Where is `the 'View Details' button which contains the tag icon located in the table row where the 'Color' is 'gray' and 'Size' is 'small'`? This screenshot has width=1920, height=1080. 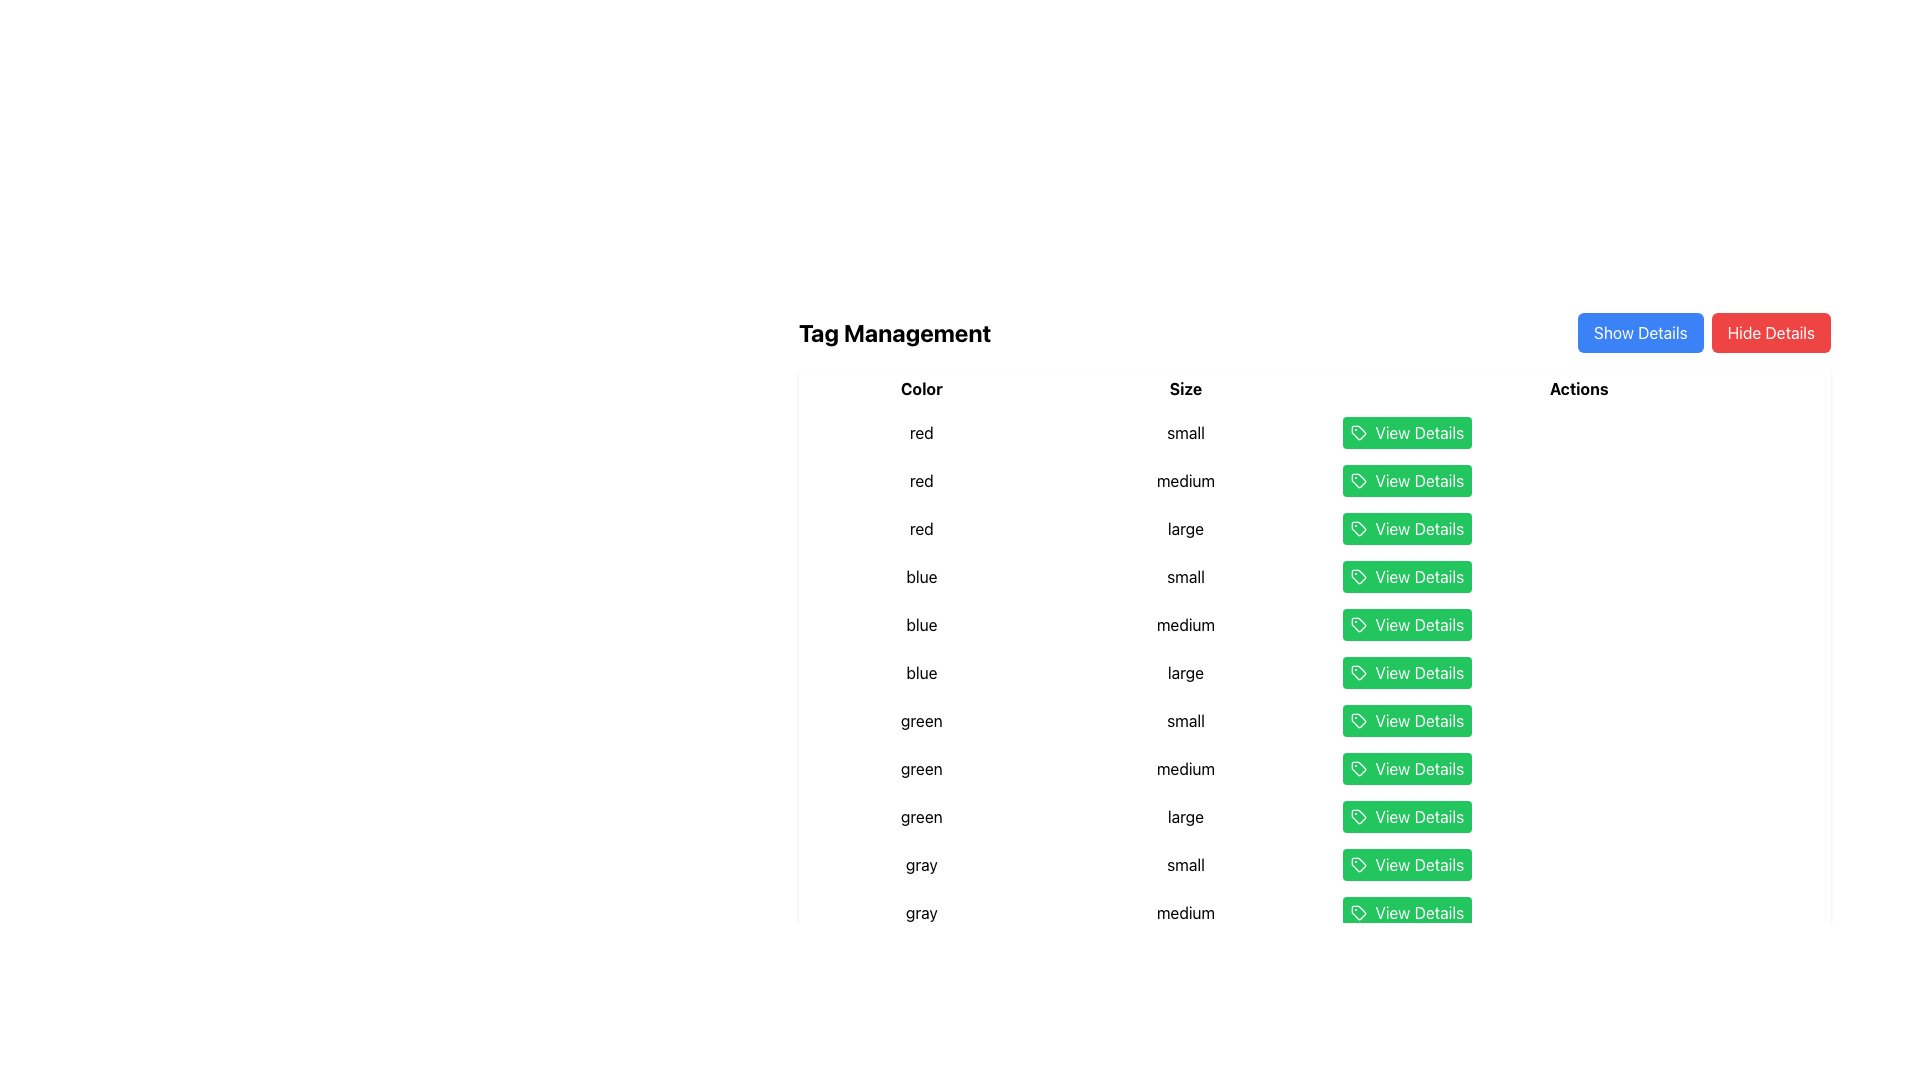 the 'View Details' button which contains the tag icon located in the table row where the 'Color' is 'gray' and 'Size' is 'small' is located at coordinates (1359, 863).